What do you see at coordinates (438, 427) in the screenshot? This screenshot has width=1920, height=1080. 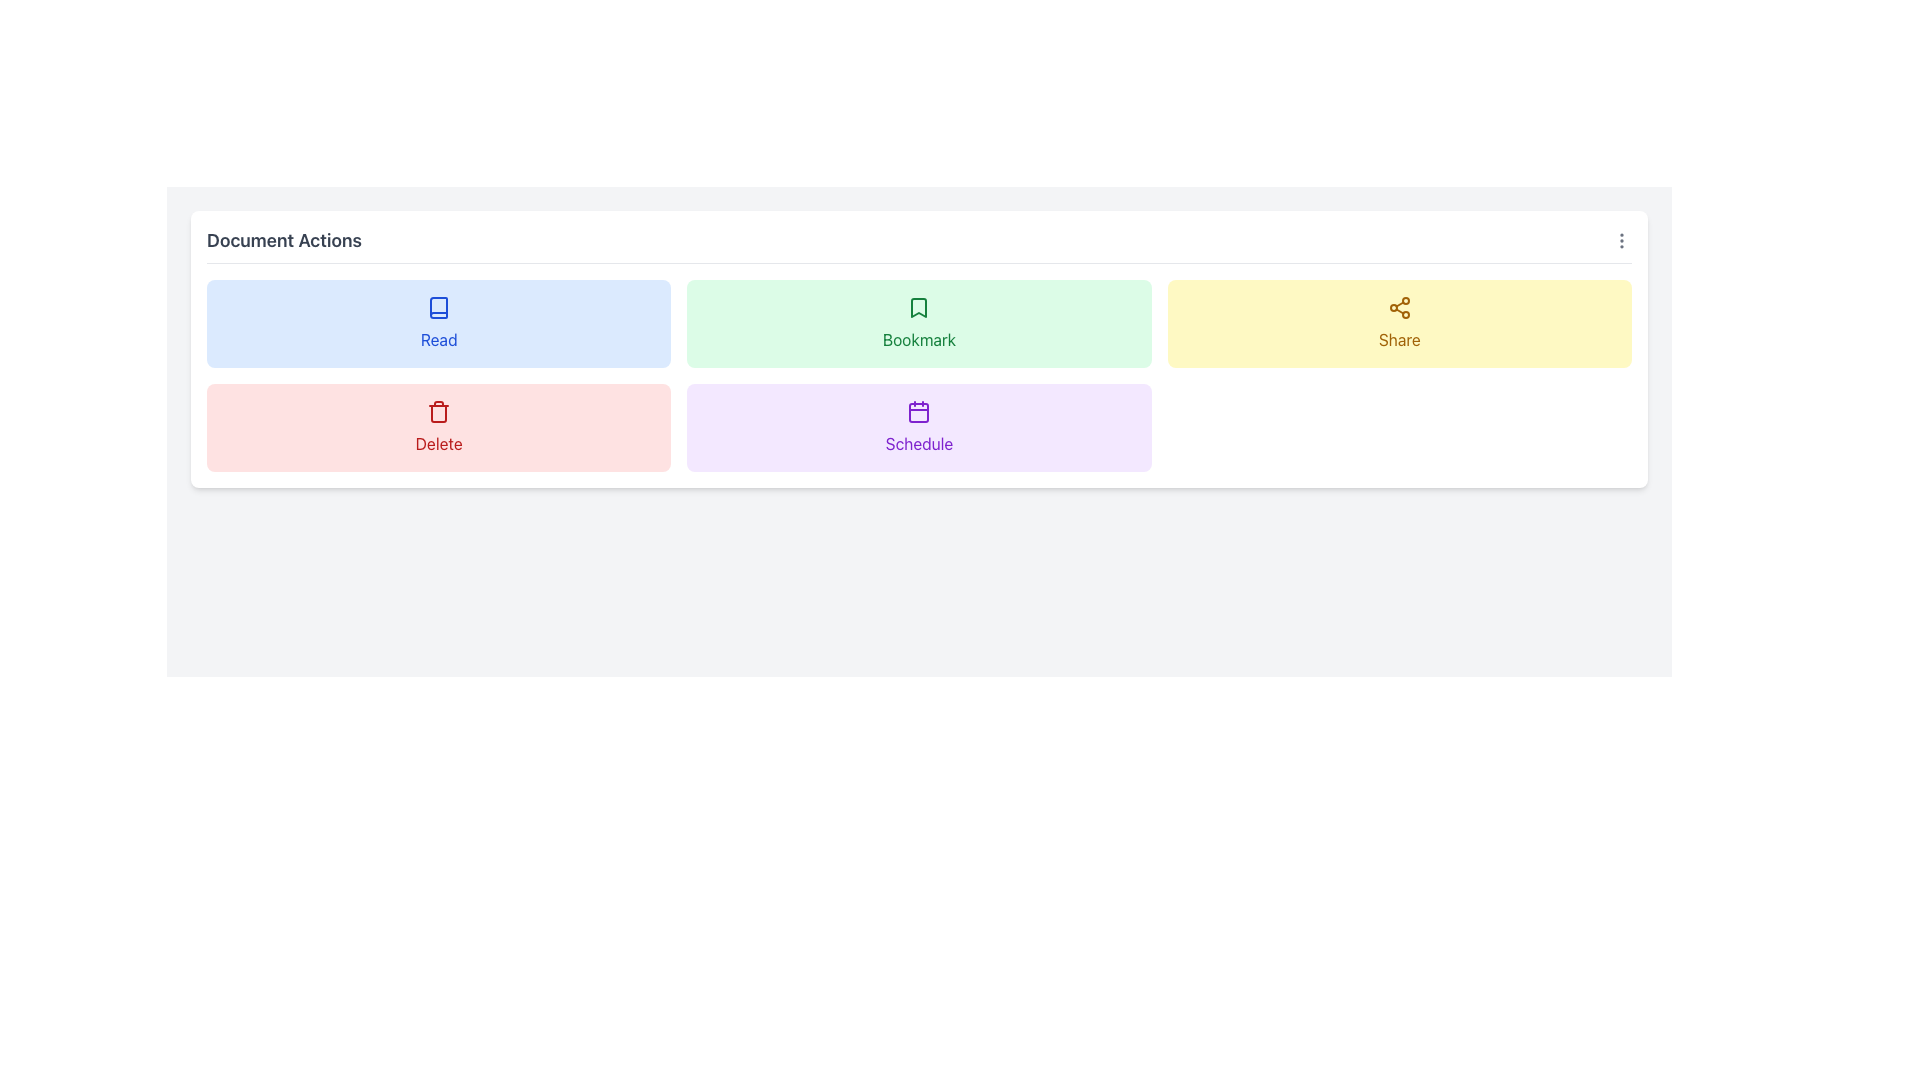 I see `the delete button located in the second row and first column of the grid layout` at bounding box center [438, 427].